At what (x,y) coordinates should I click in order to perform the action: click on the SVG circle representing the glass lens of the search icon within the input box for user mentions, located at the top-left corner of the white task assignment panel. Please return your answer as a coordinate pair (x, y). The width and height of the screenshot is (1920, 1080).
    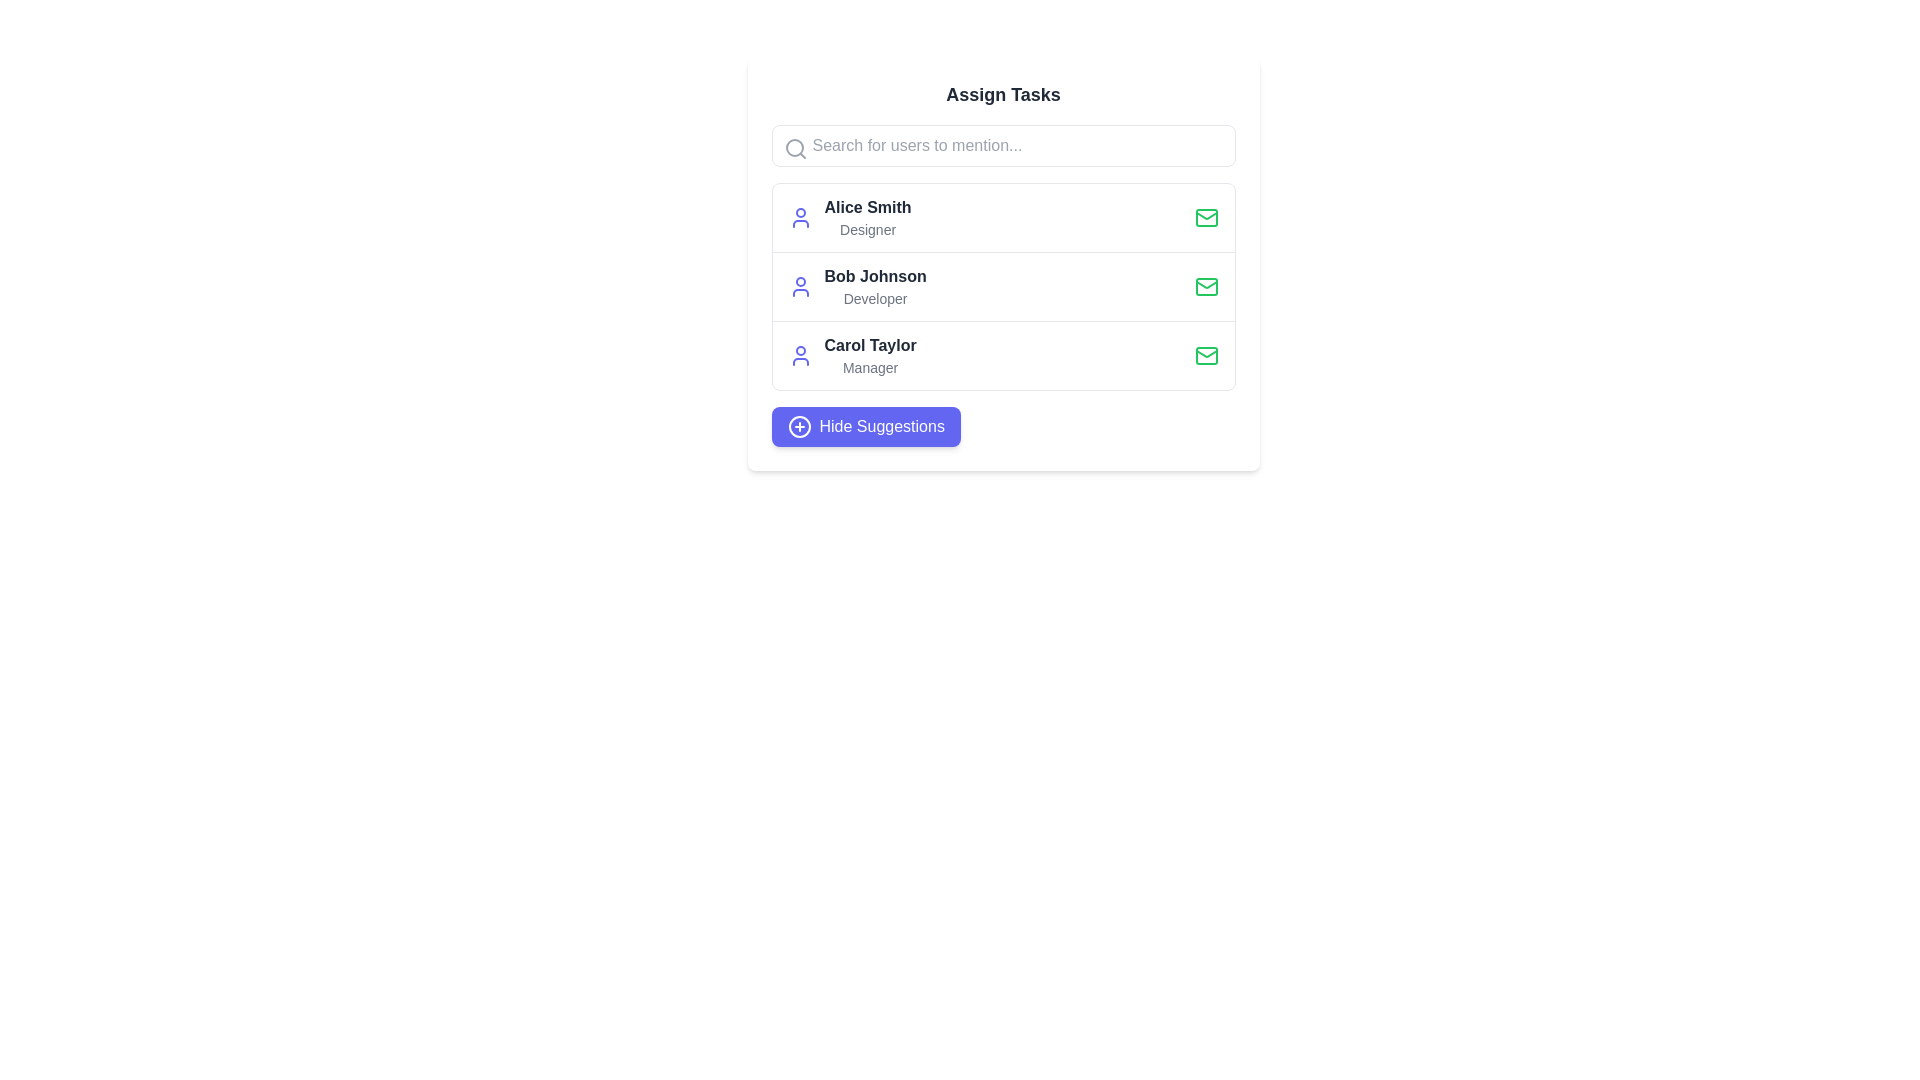
    Looking at the image, I should click on (793, 146).